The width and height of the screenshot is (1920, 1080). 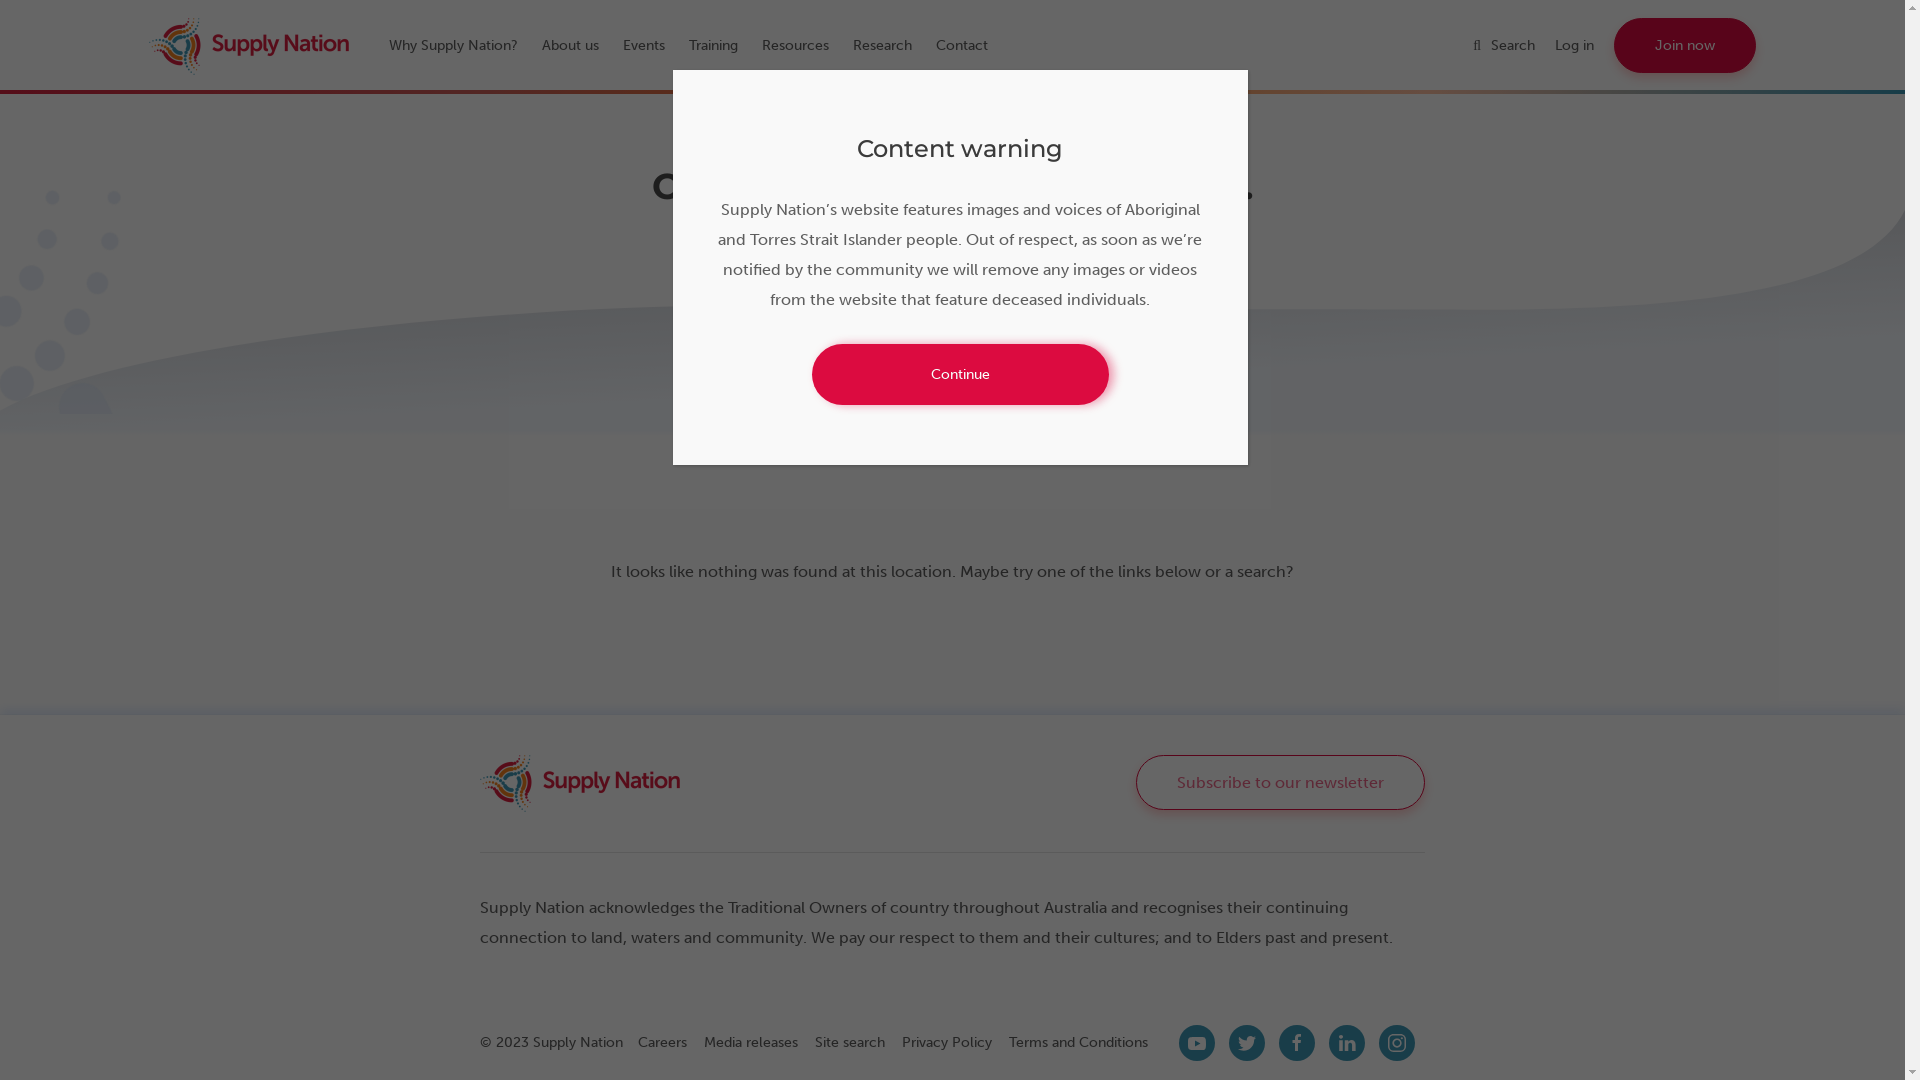 I want to click on 'Supply Nation on YouTube', so click(x=1196, y=1041).